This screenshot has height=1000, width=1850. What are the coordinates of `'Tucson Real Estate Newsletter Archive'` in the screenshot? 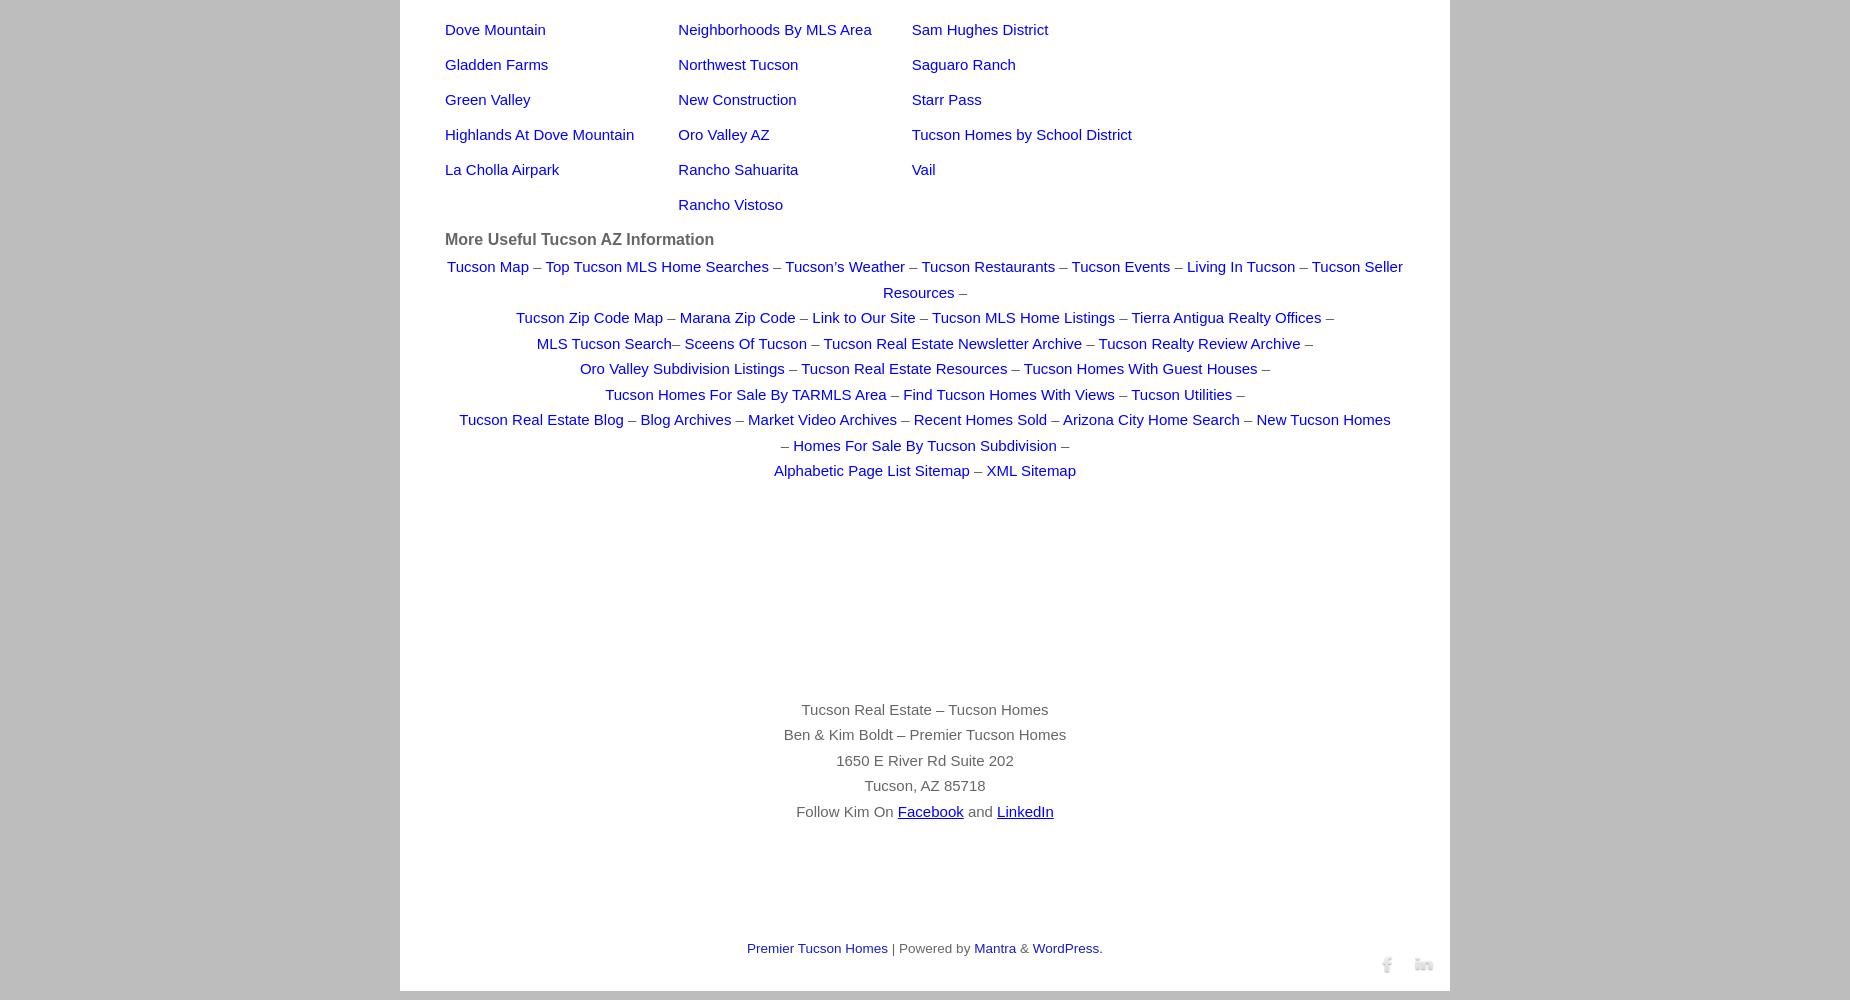 It's located at (823, 341).